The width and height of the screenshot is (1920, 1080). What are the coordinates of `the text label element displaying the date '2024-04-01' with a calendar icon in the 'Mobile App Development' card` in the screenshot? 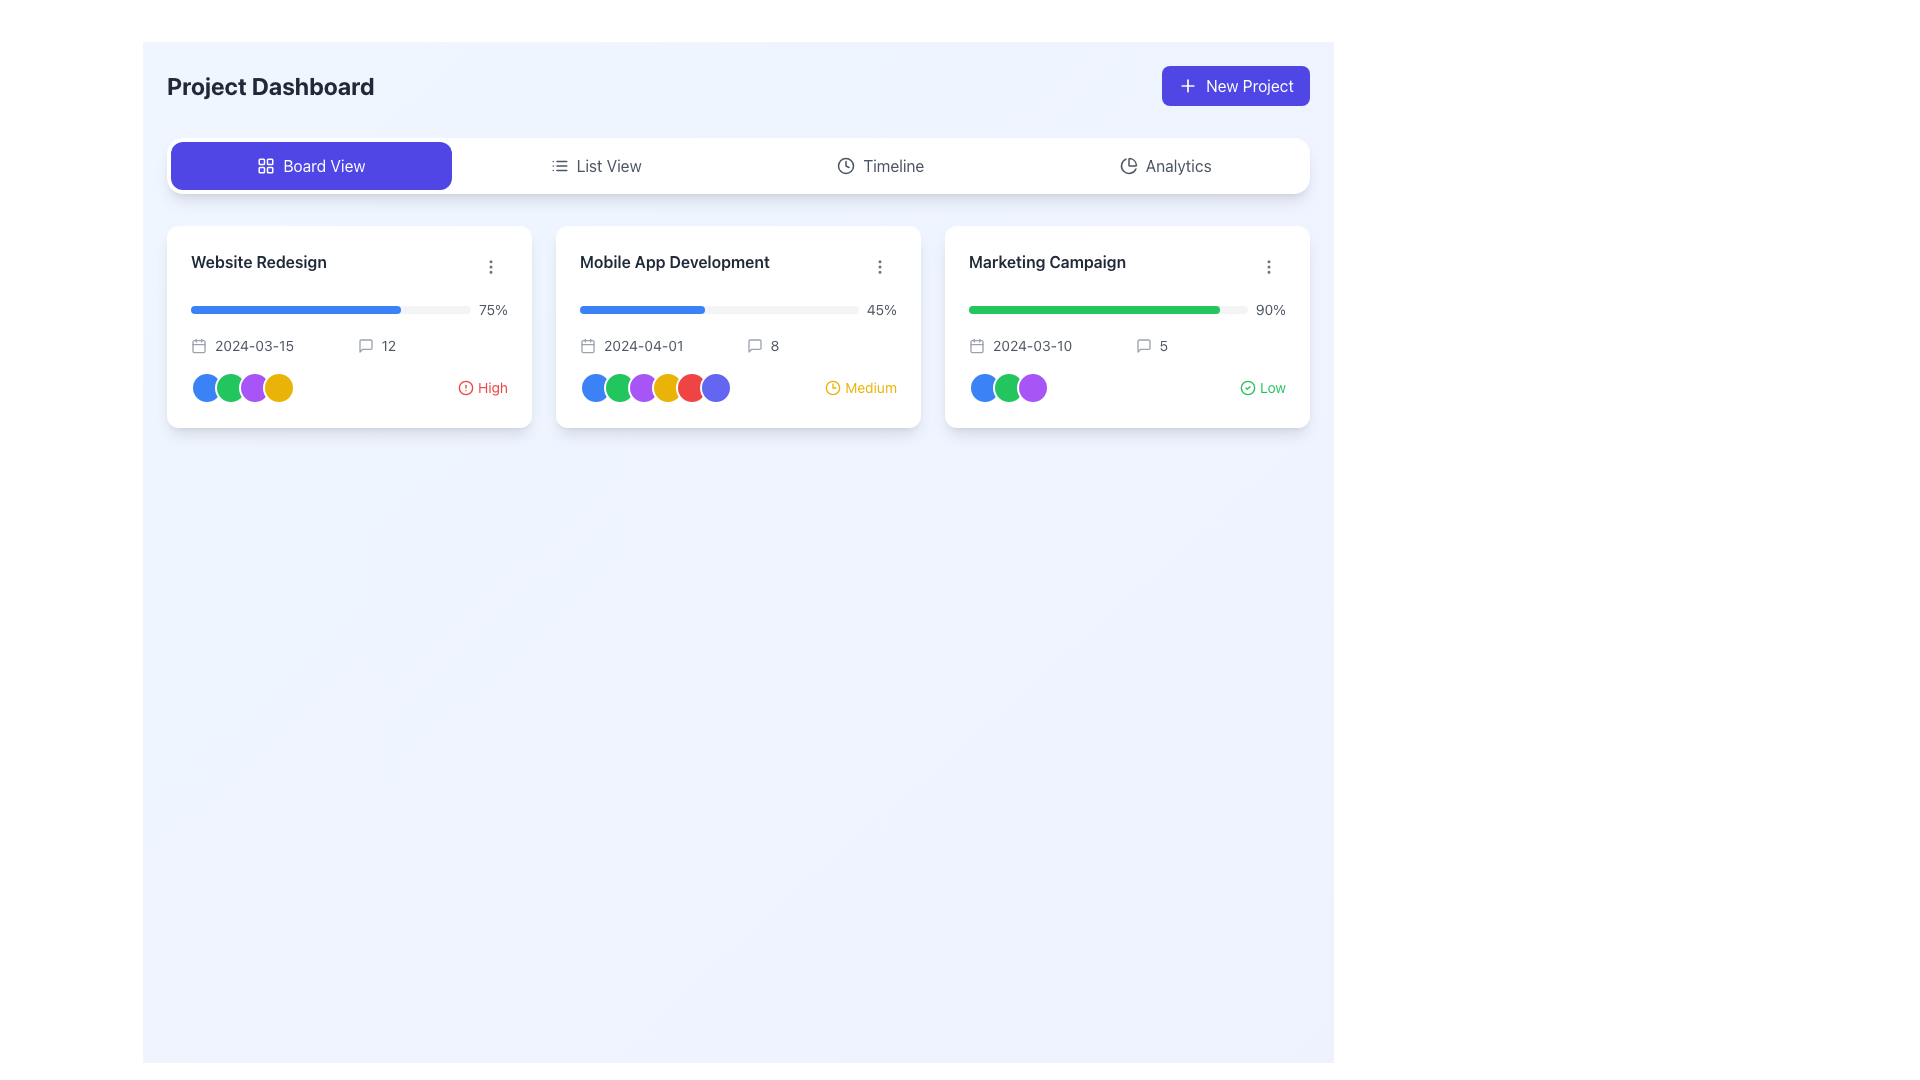 It's located at (655, 345).